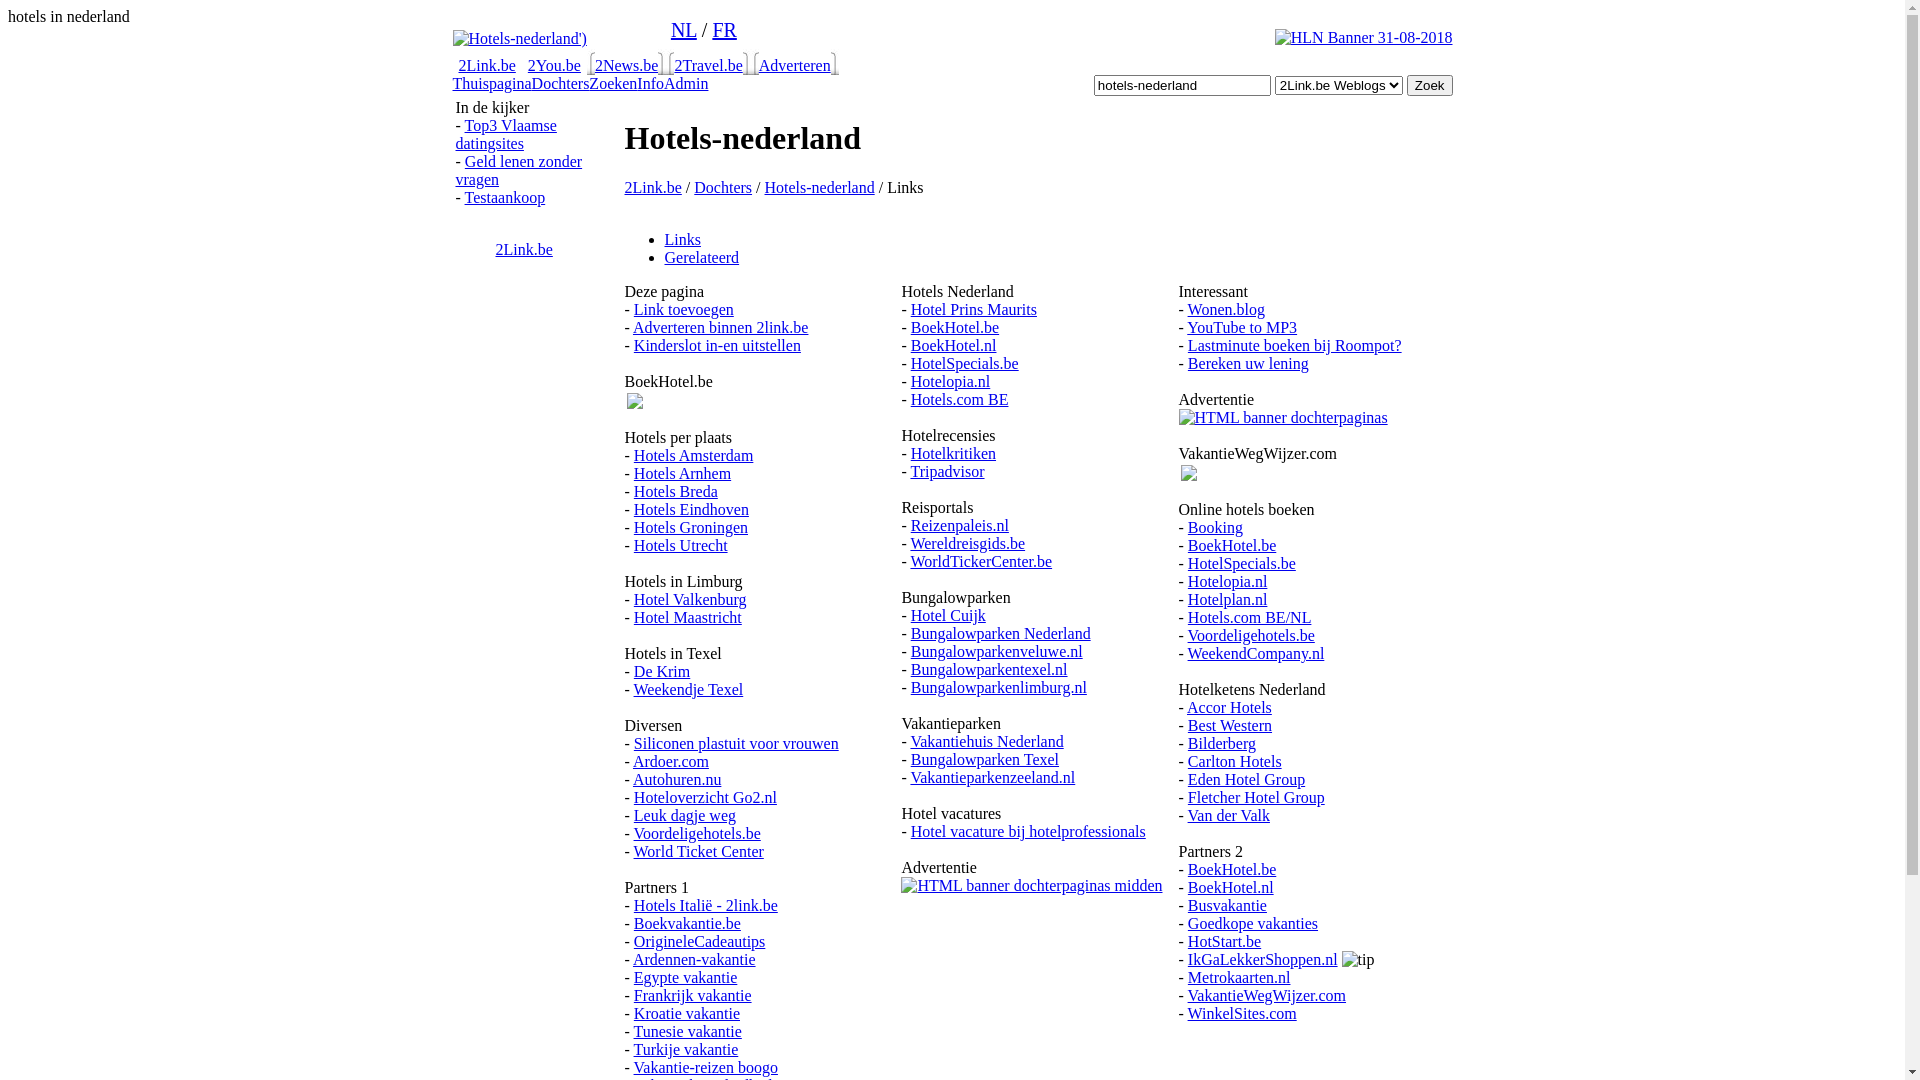  I want to click on 'Zoek', so click(1429, 84).